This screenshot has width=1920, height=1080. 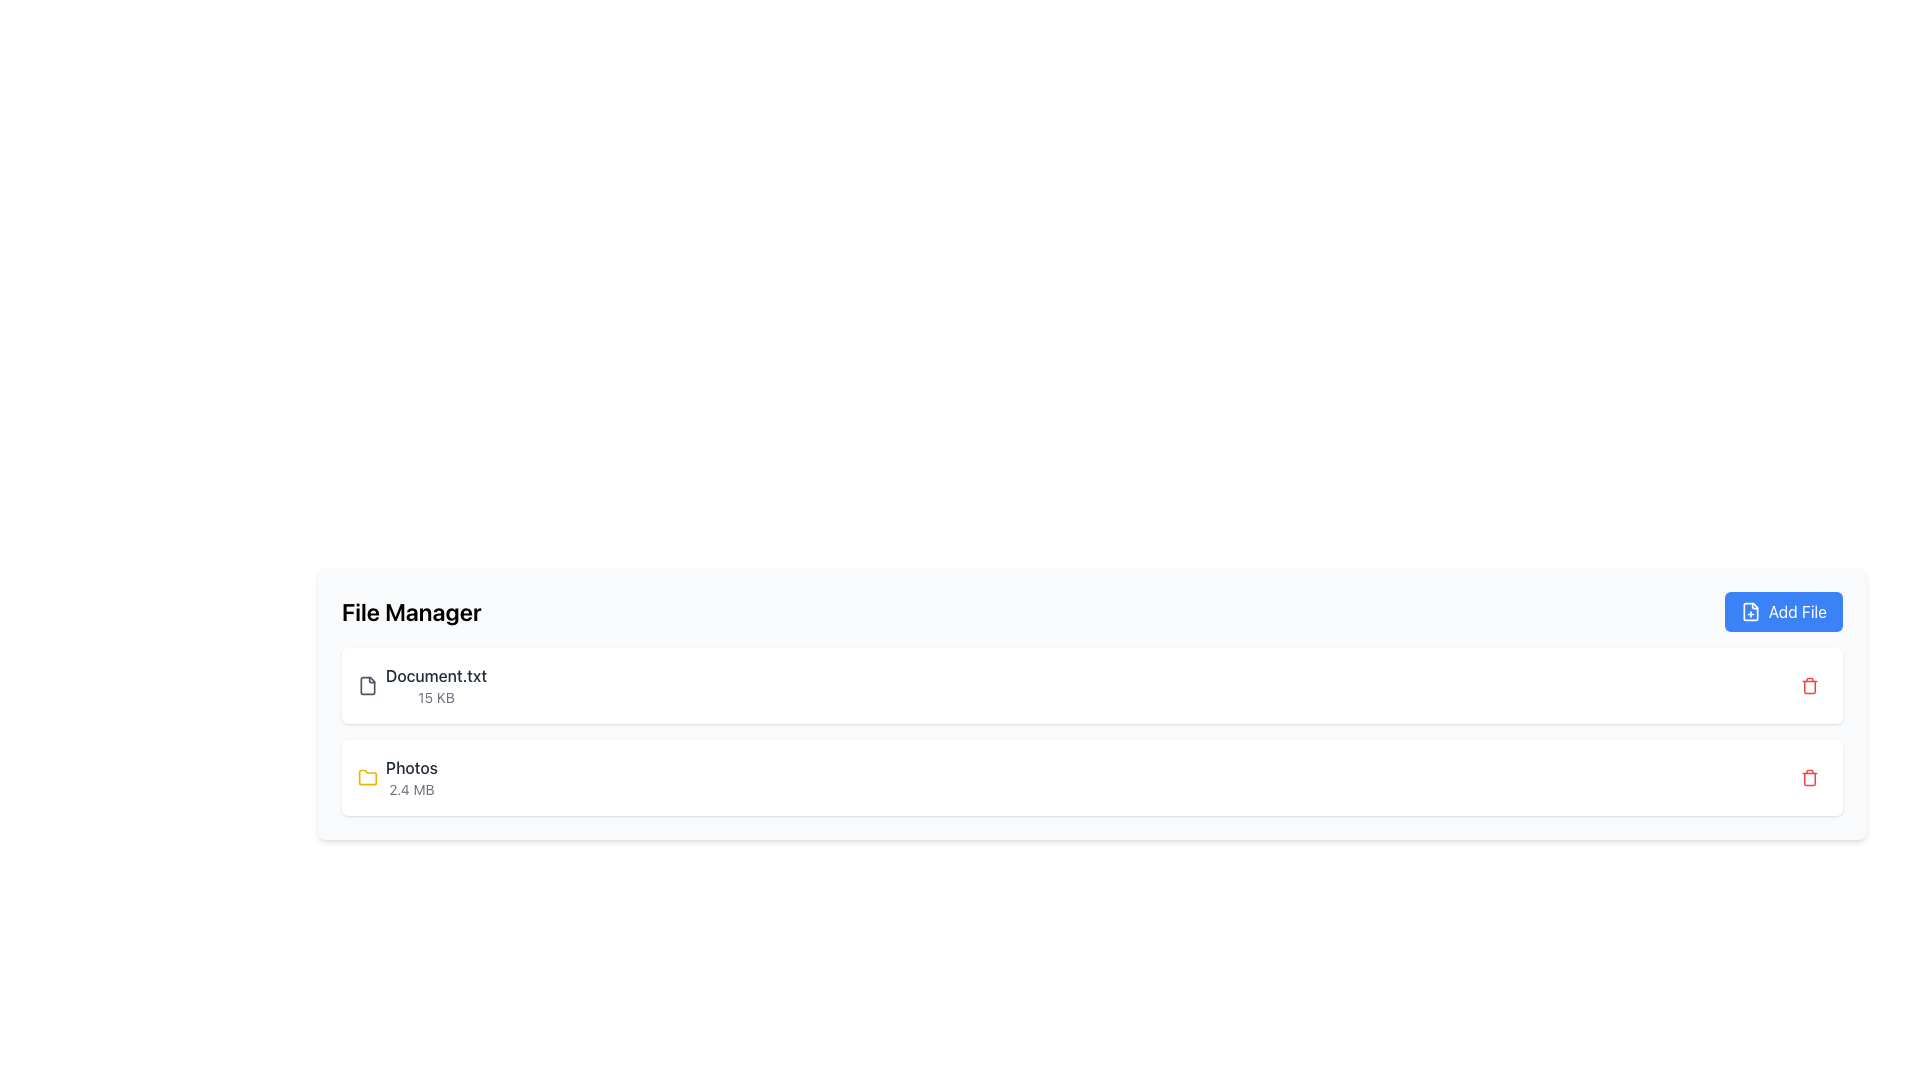 What do you see at coordinates (368, 685) in the screenshot?
I see `the document file icon in the file listing interface titled 'File Manager'` at bounding box center [368, 685].